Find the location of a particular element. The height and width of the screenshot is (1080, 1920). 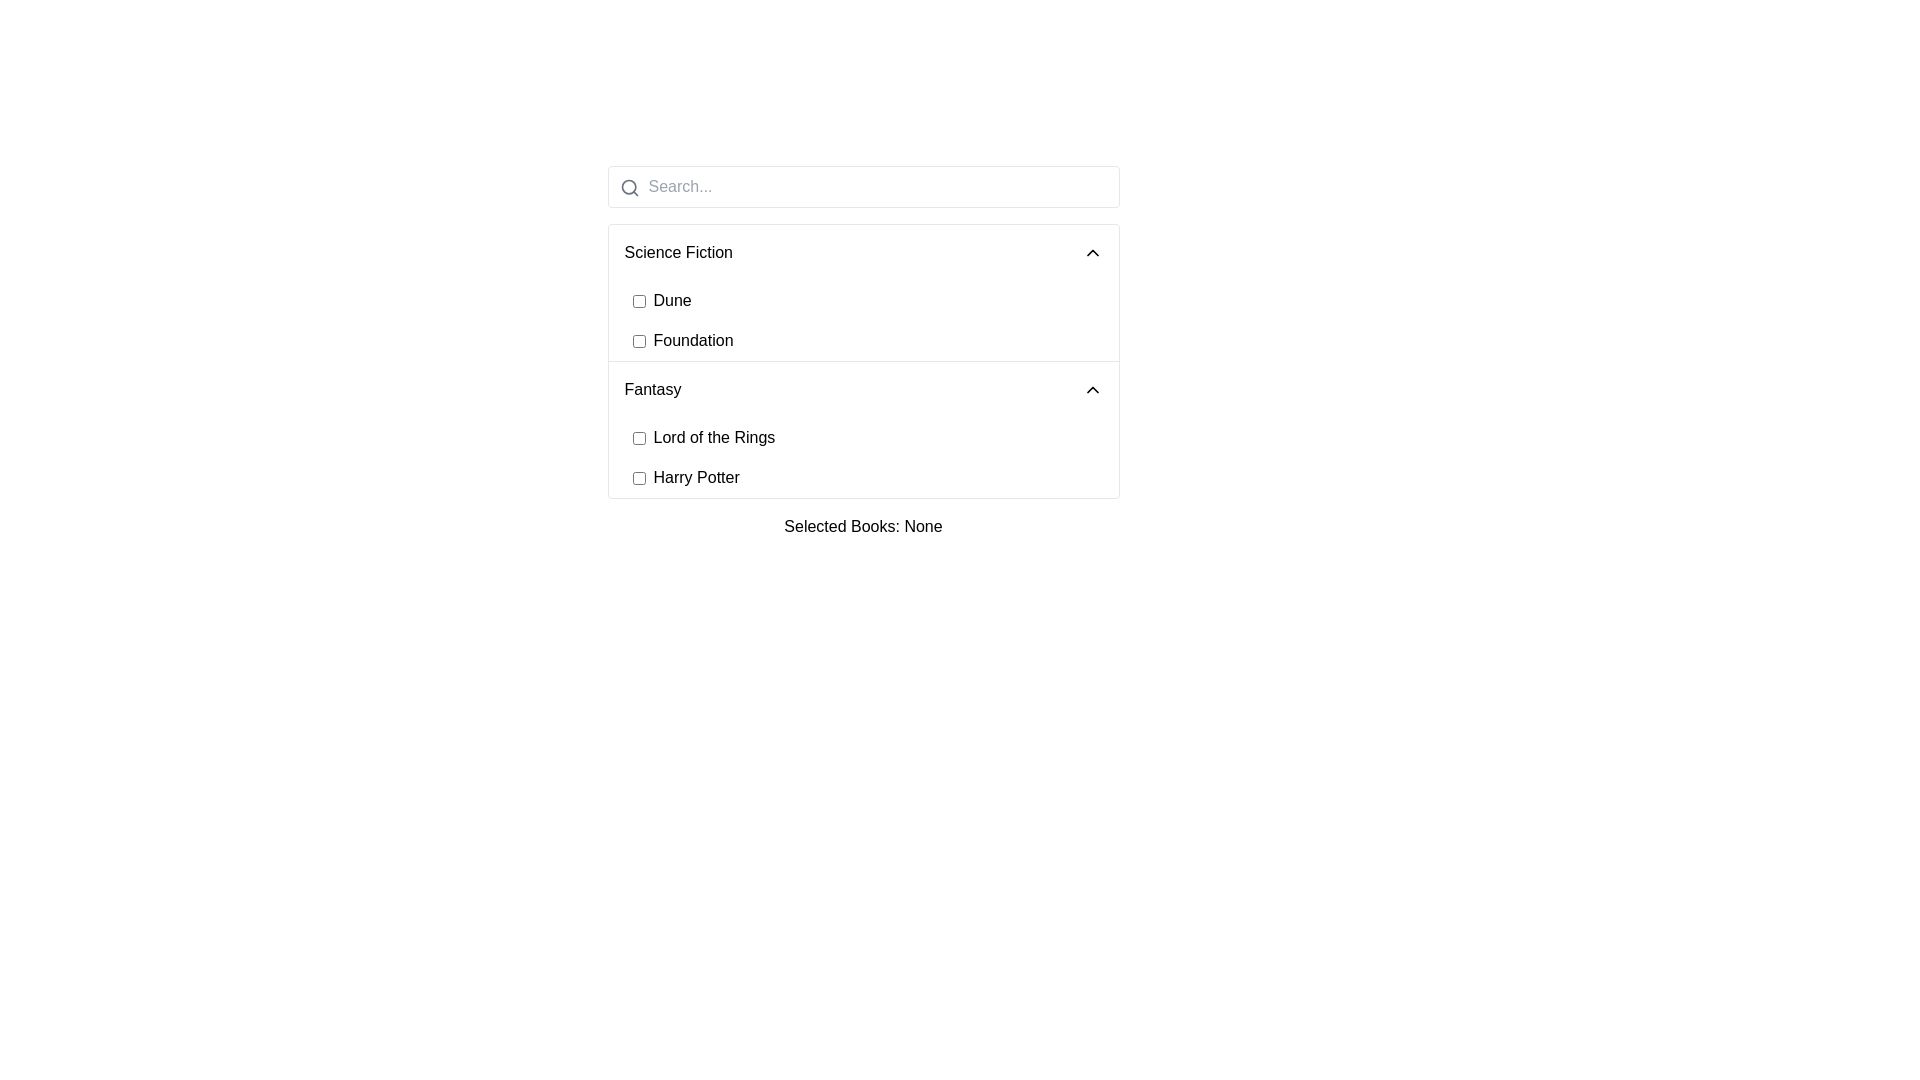

the toggle button for the 'Fantasy' category is located at coordinates (863, 389).